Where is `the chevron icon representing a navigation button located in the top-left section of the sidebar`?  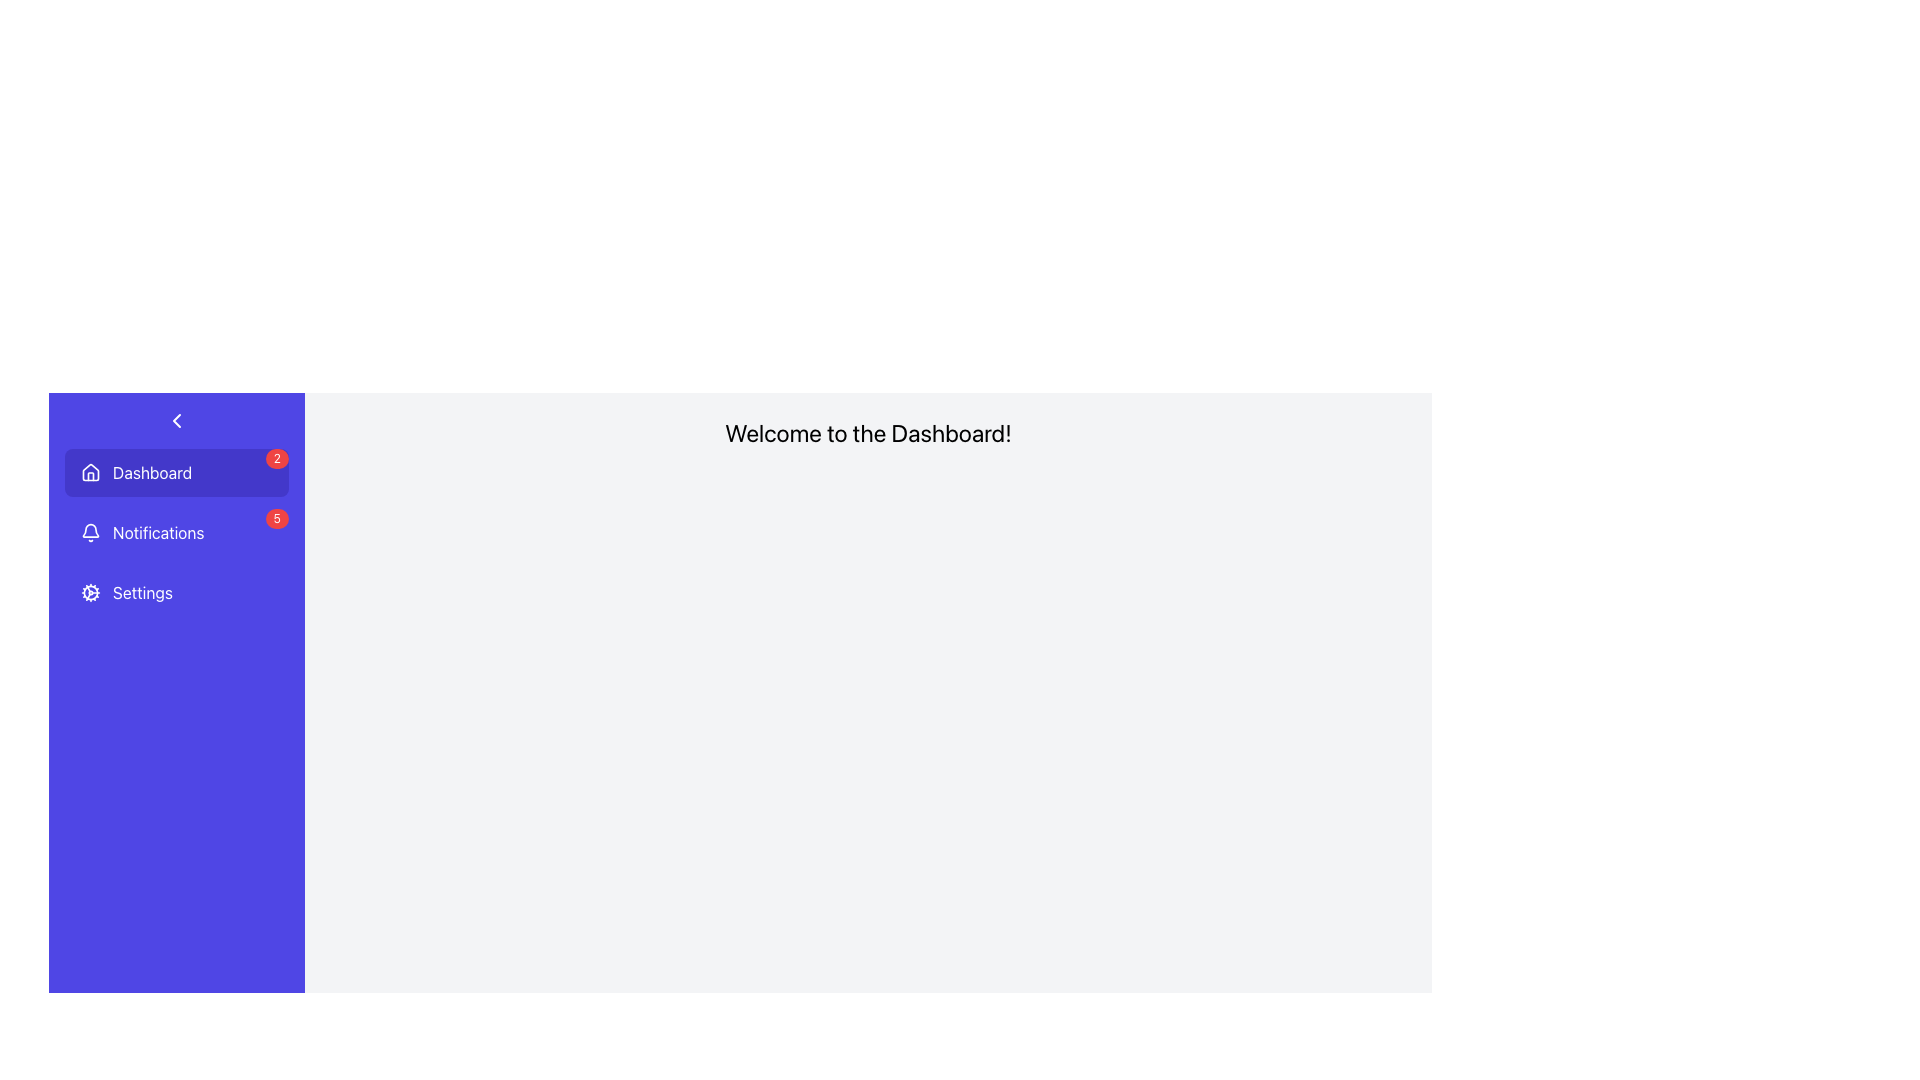 the chevron icon representing a navigation button located in the top-left section of the sidebar is located at coordinates (177, 419).